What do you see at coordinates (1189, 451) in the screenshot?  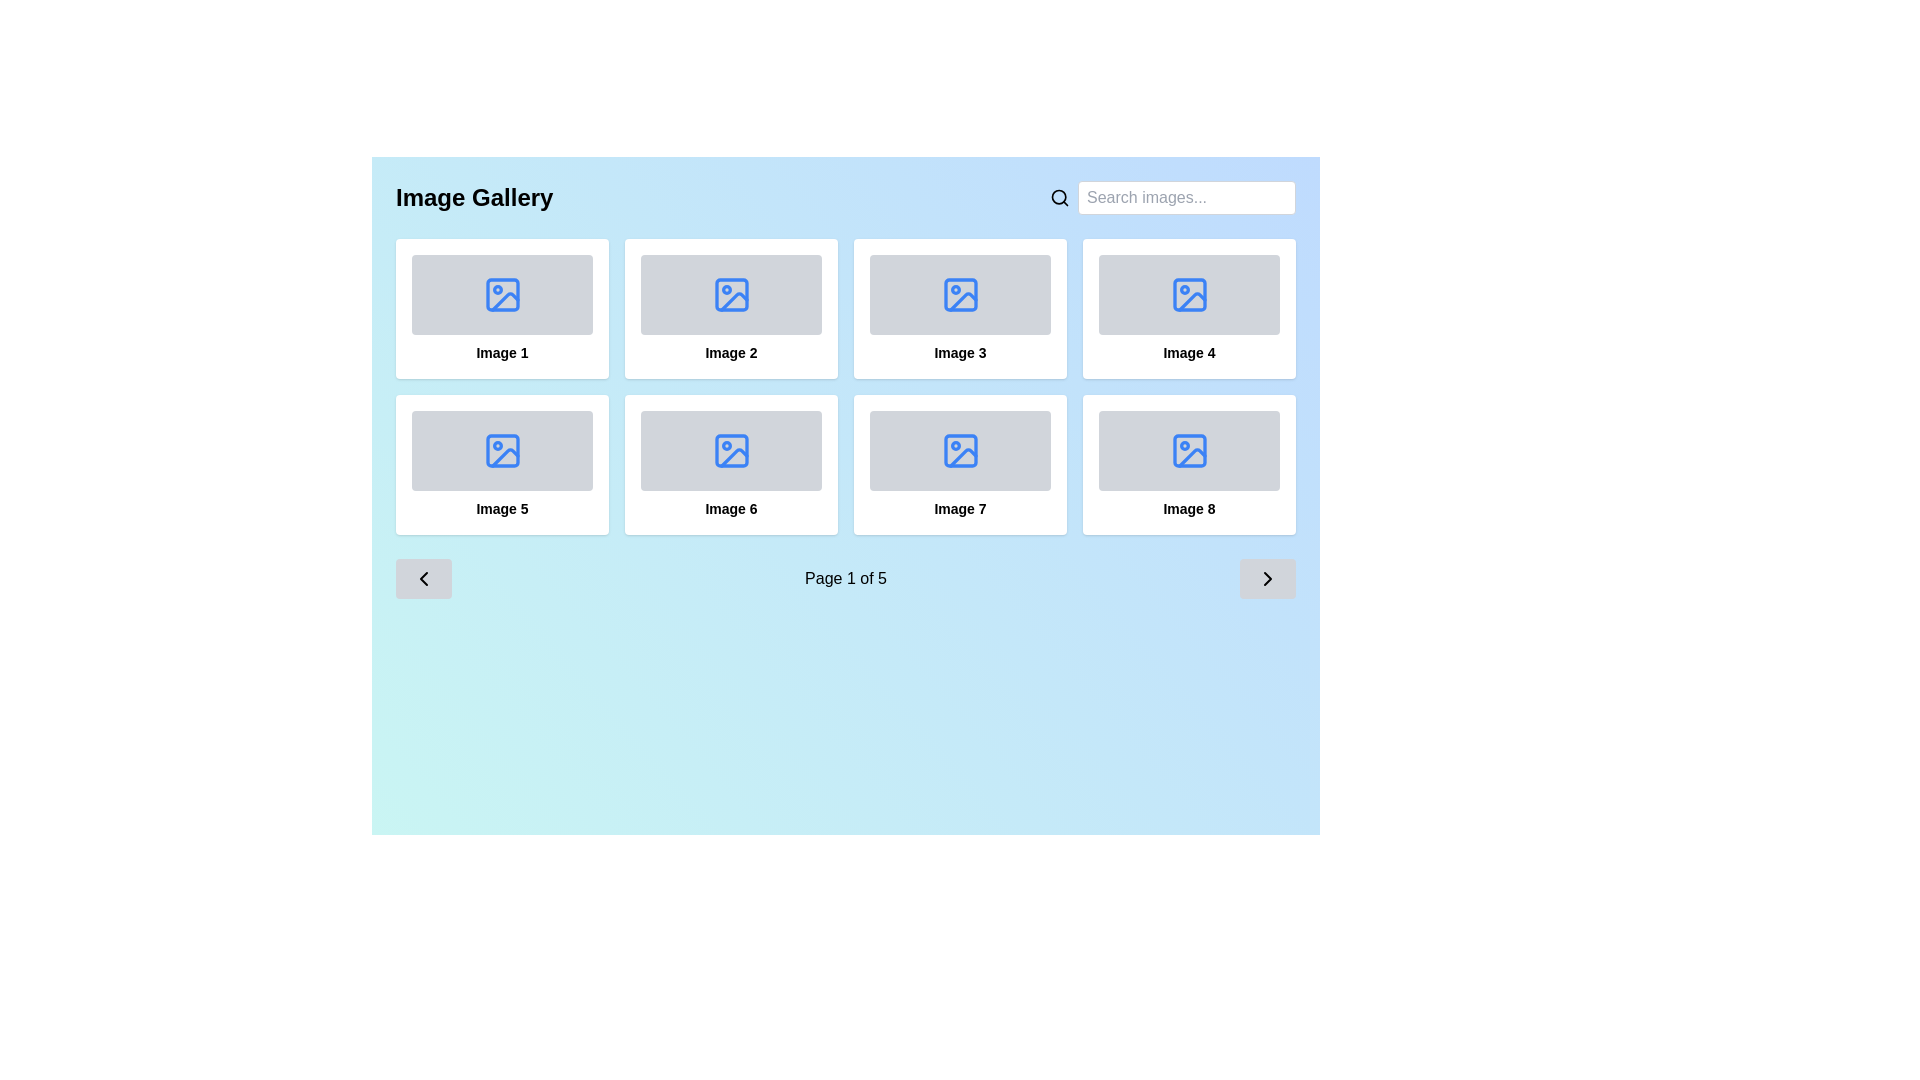 I see `the top-left rectangle with rounded corners that represents an image icon within the 'Image 8' tile in the image gallery grid` at bounding box center [1189, 451].